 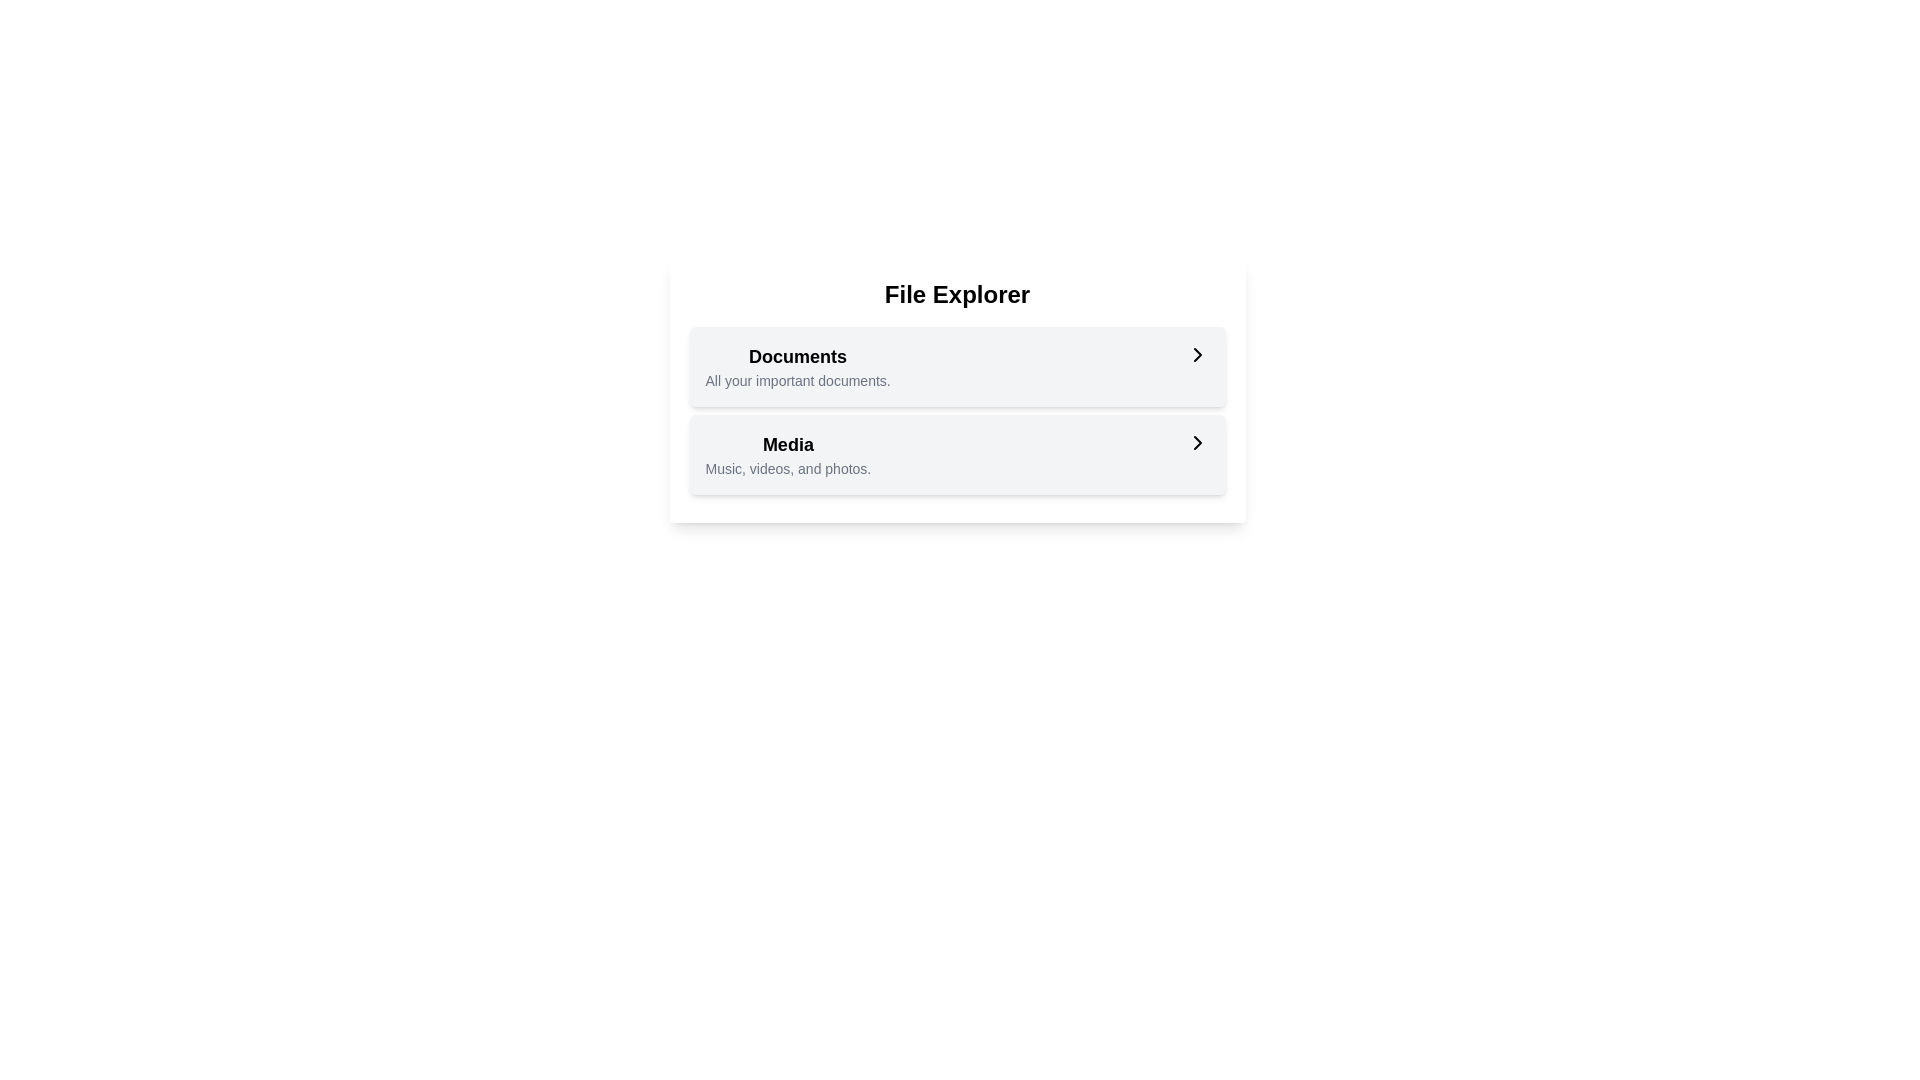 I want to click on the text block labeled 'Documents' which contains a bold header and a smaller subtext, so click(x=797, y=366).